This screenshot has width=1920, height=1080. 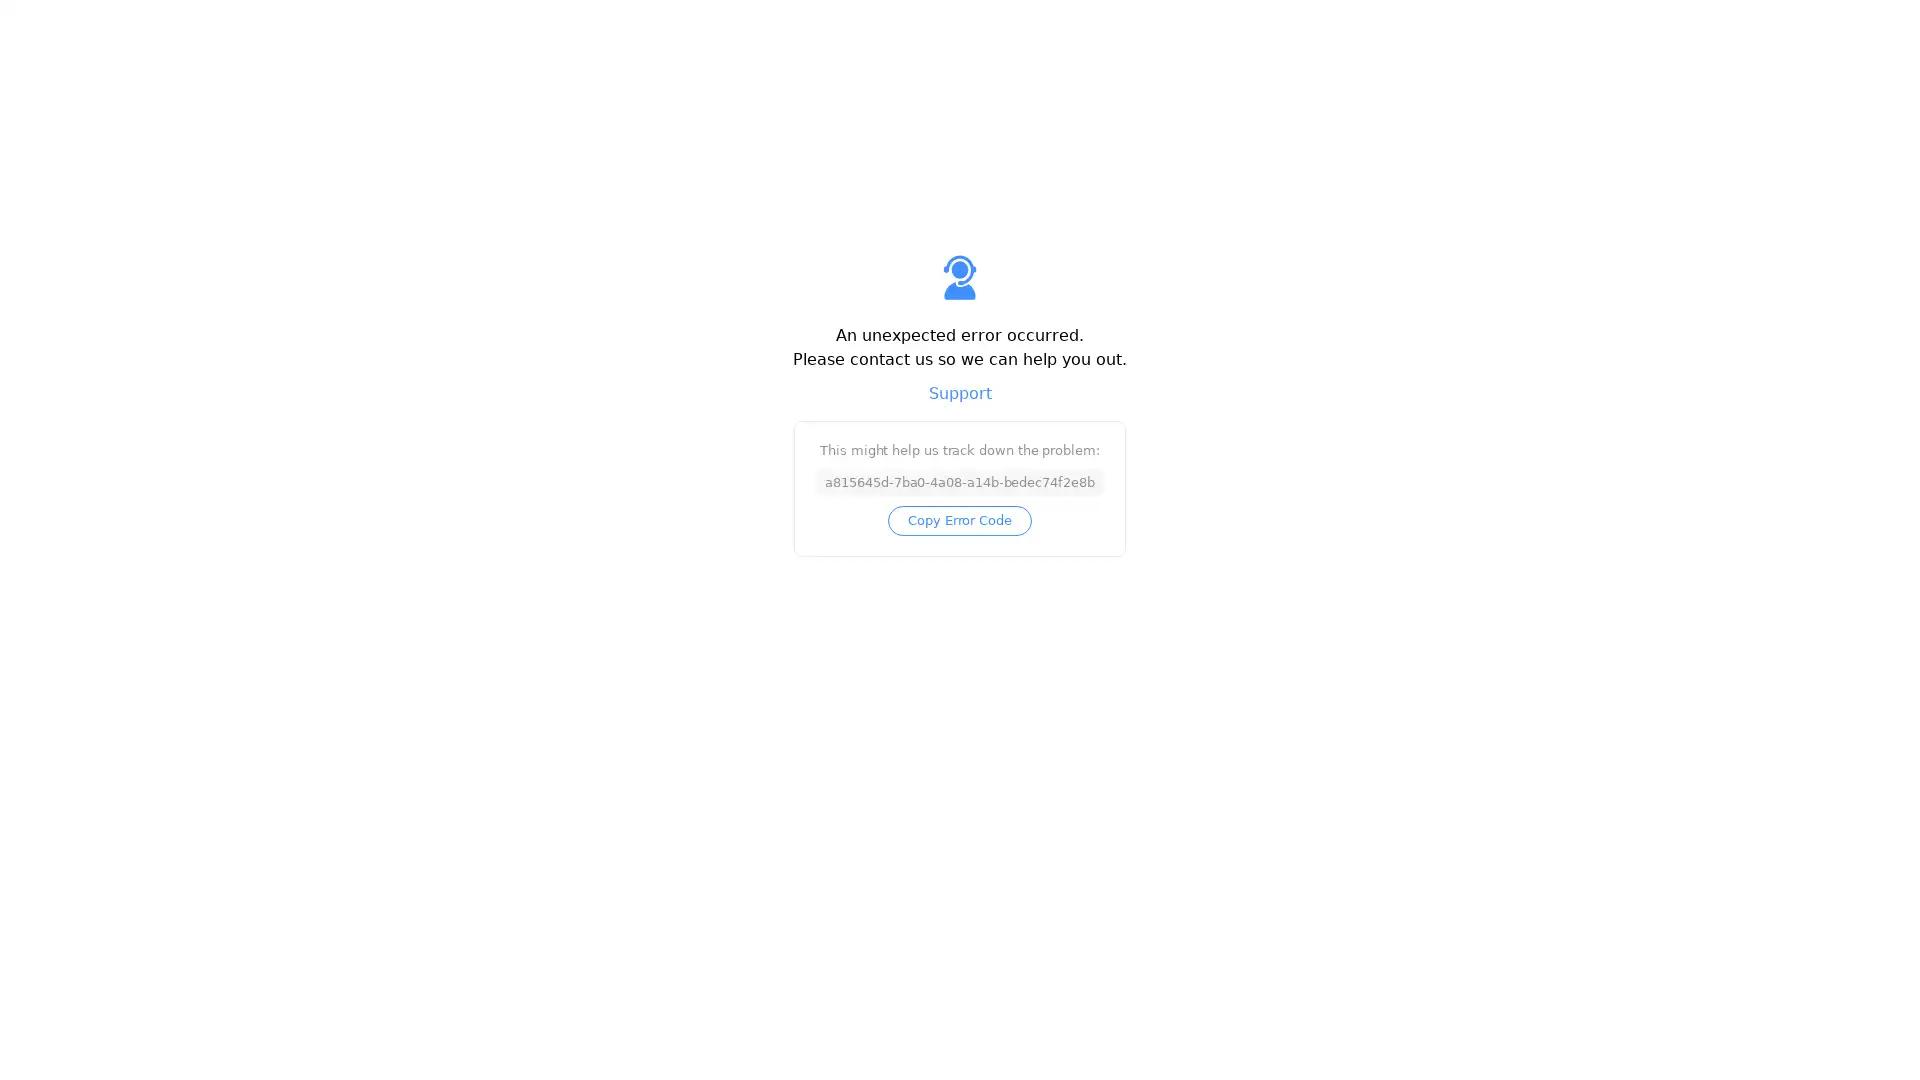 I want to click on Copy Error Code to Clipboard, so click(x=958, y=519).